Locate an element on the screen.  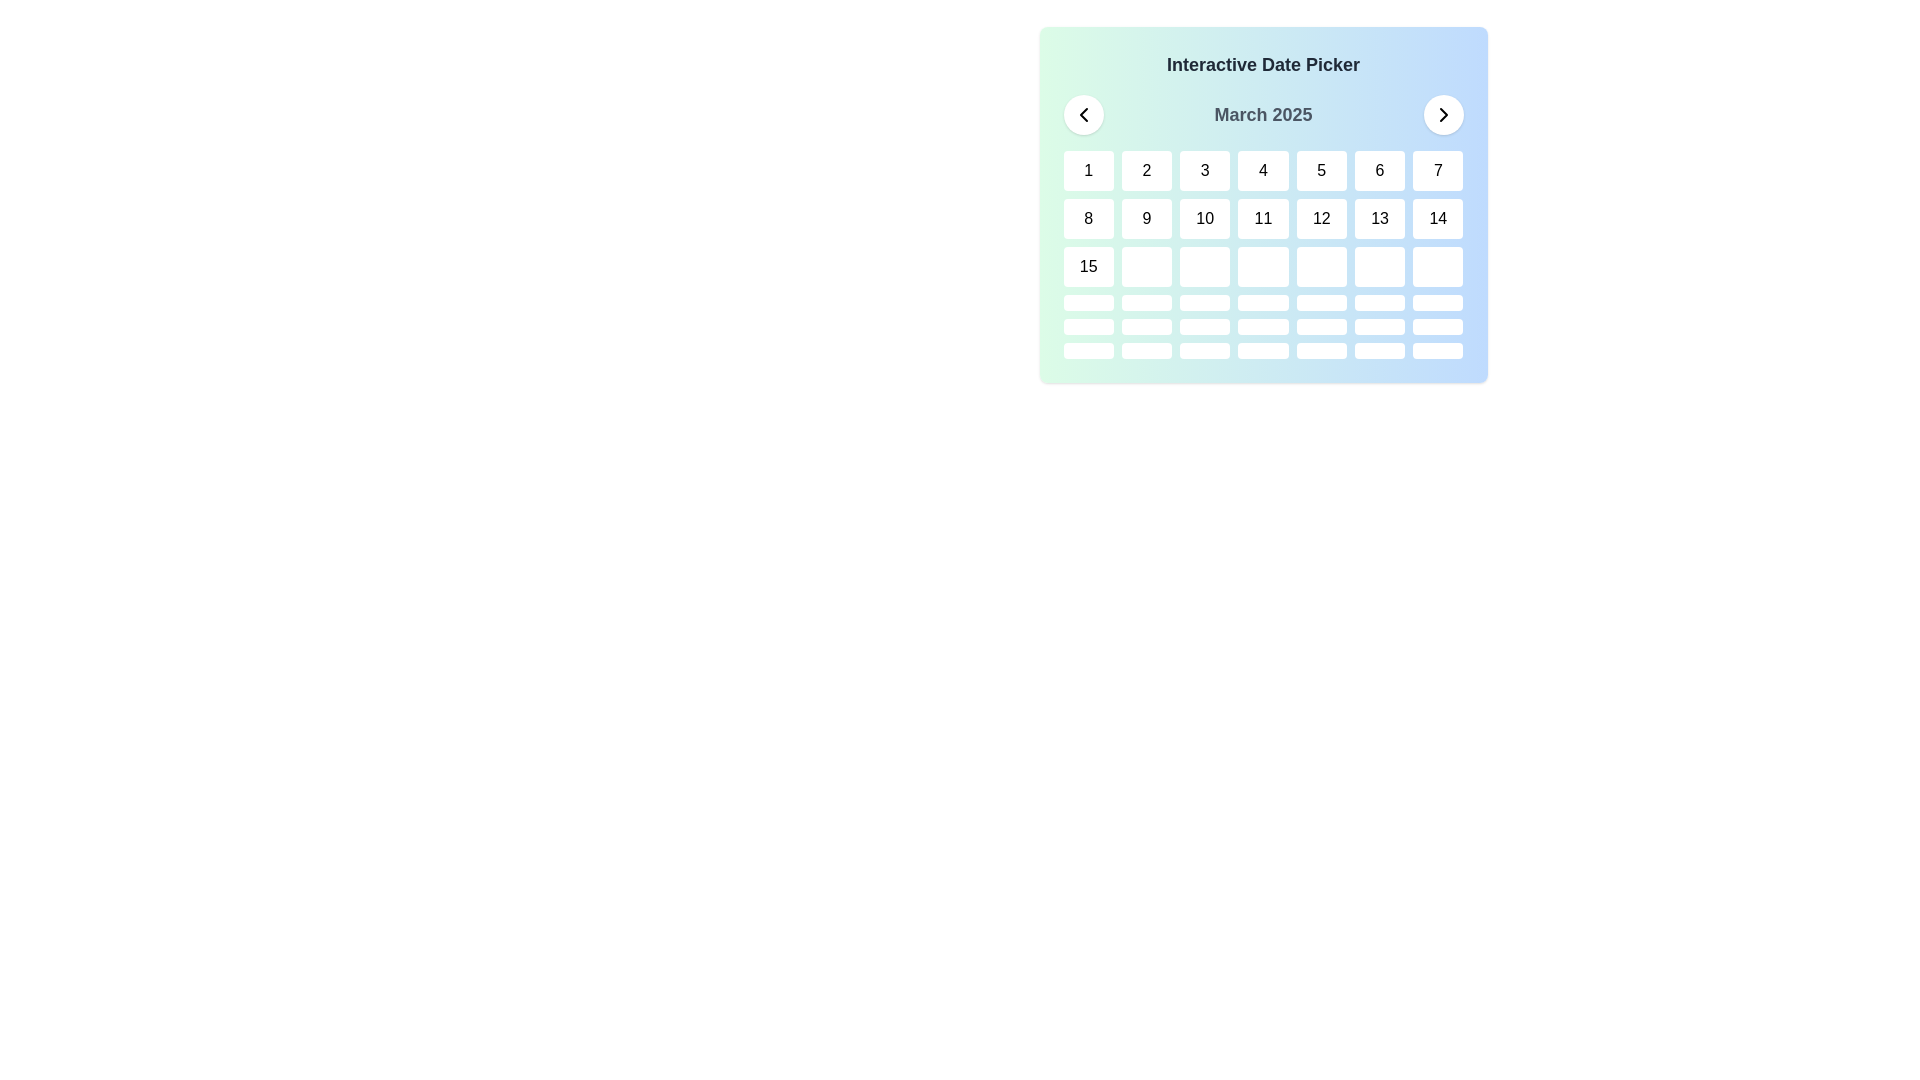
the rightward chevron icon within the circular navigation button located in the top-right corner of the date picker interface is located at coordinates (1443, 115).